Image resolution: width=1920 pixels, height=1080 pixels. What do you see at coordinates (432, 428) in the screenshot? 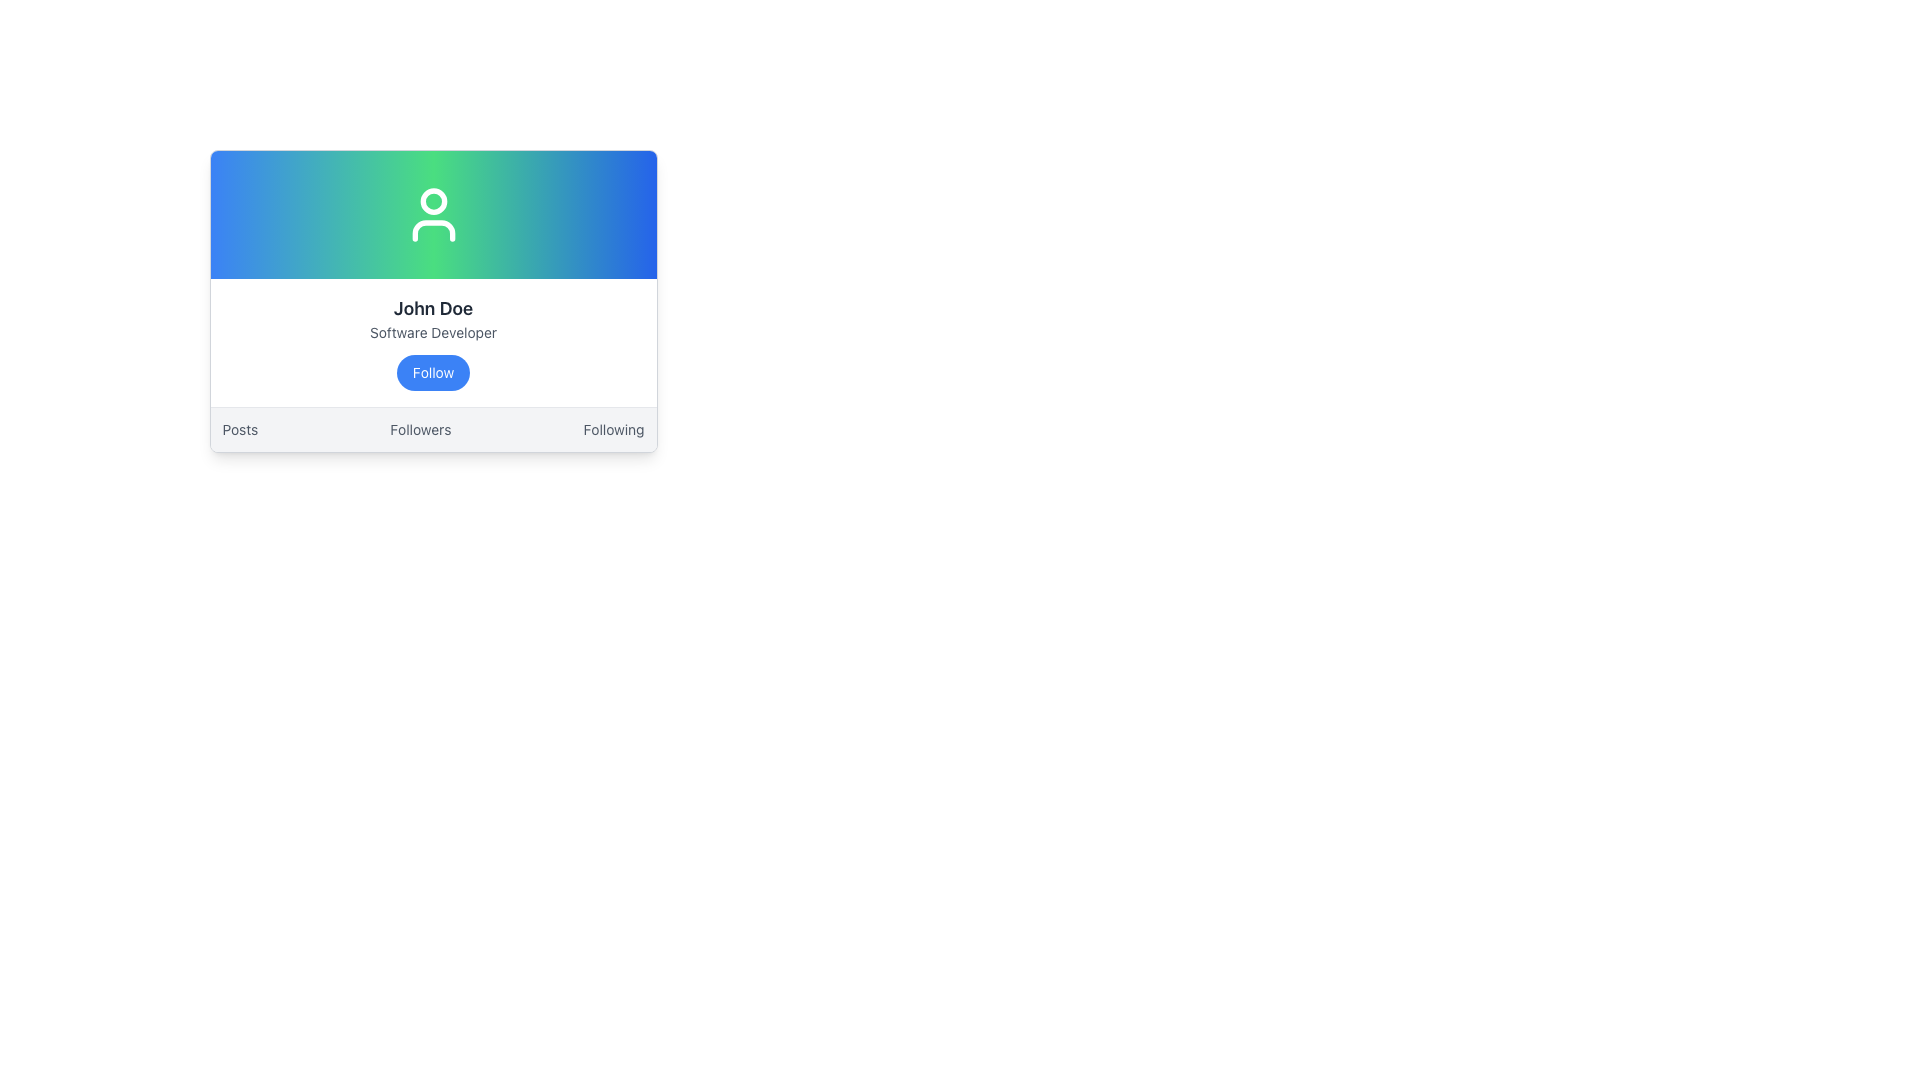
I see `the 'Followers' text link in the navigation bar` at bounding box center [432, 428].